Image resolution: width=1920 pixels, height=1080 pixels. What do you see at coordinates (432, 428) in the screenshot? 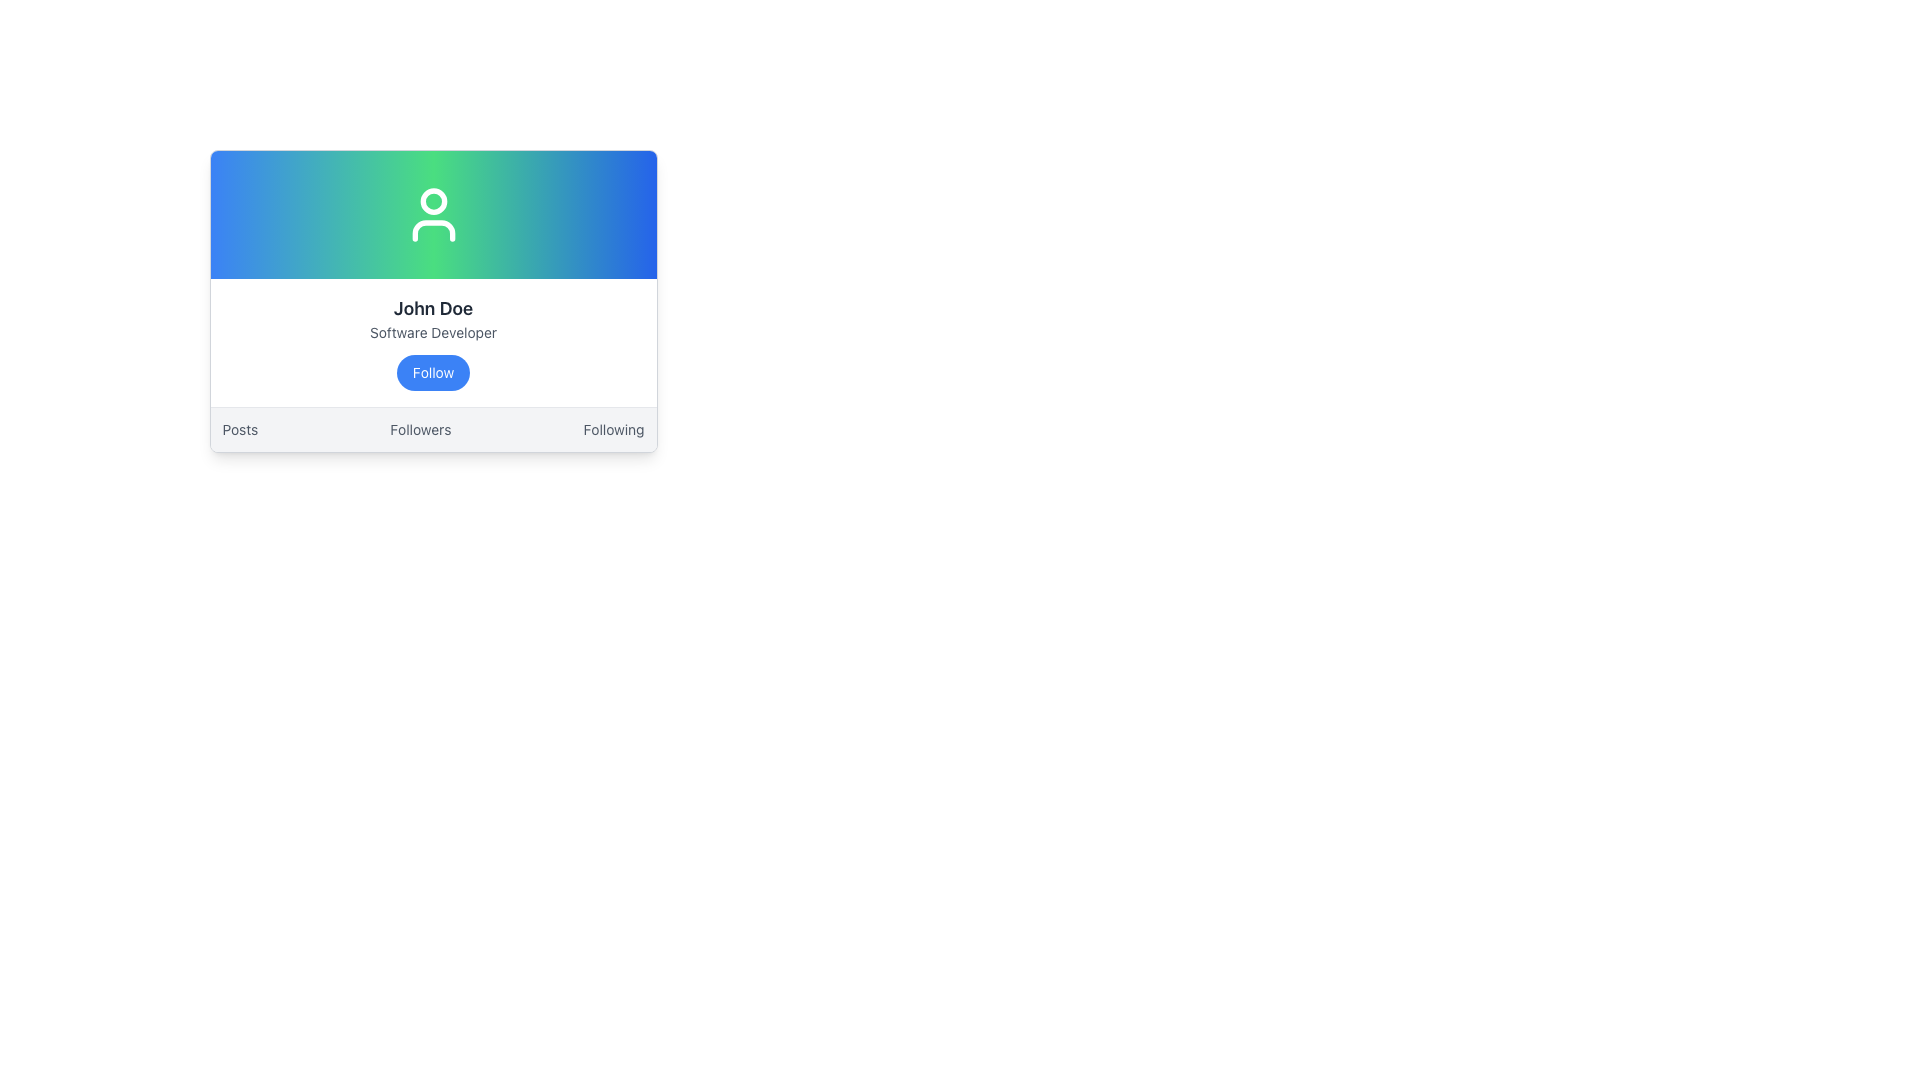
I see `the 'Followers' text link in the navigation bar` at bounding box center [432, 428].